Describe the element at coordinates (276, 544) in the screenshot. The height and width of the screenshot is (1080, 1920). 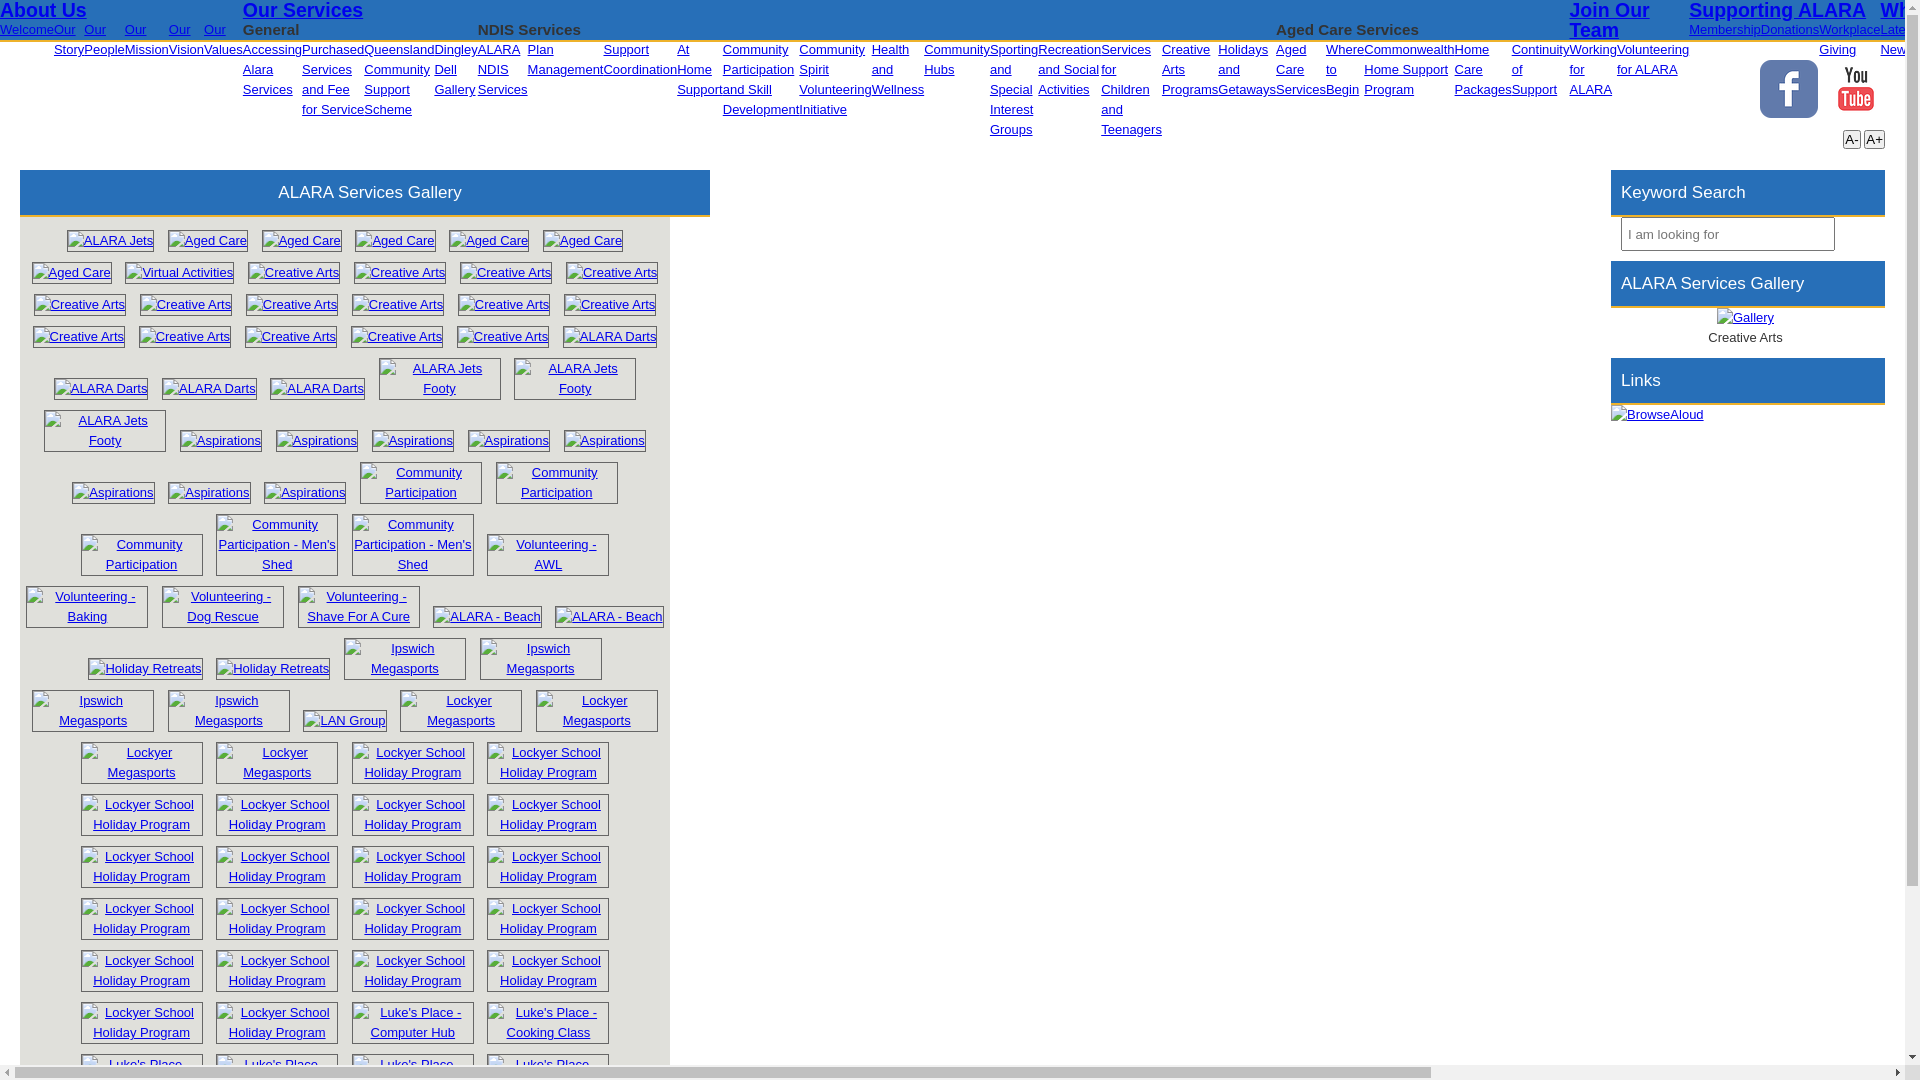
I see `'Community Participation - Men's Shed'` at that location.